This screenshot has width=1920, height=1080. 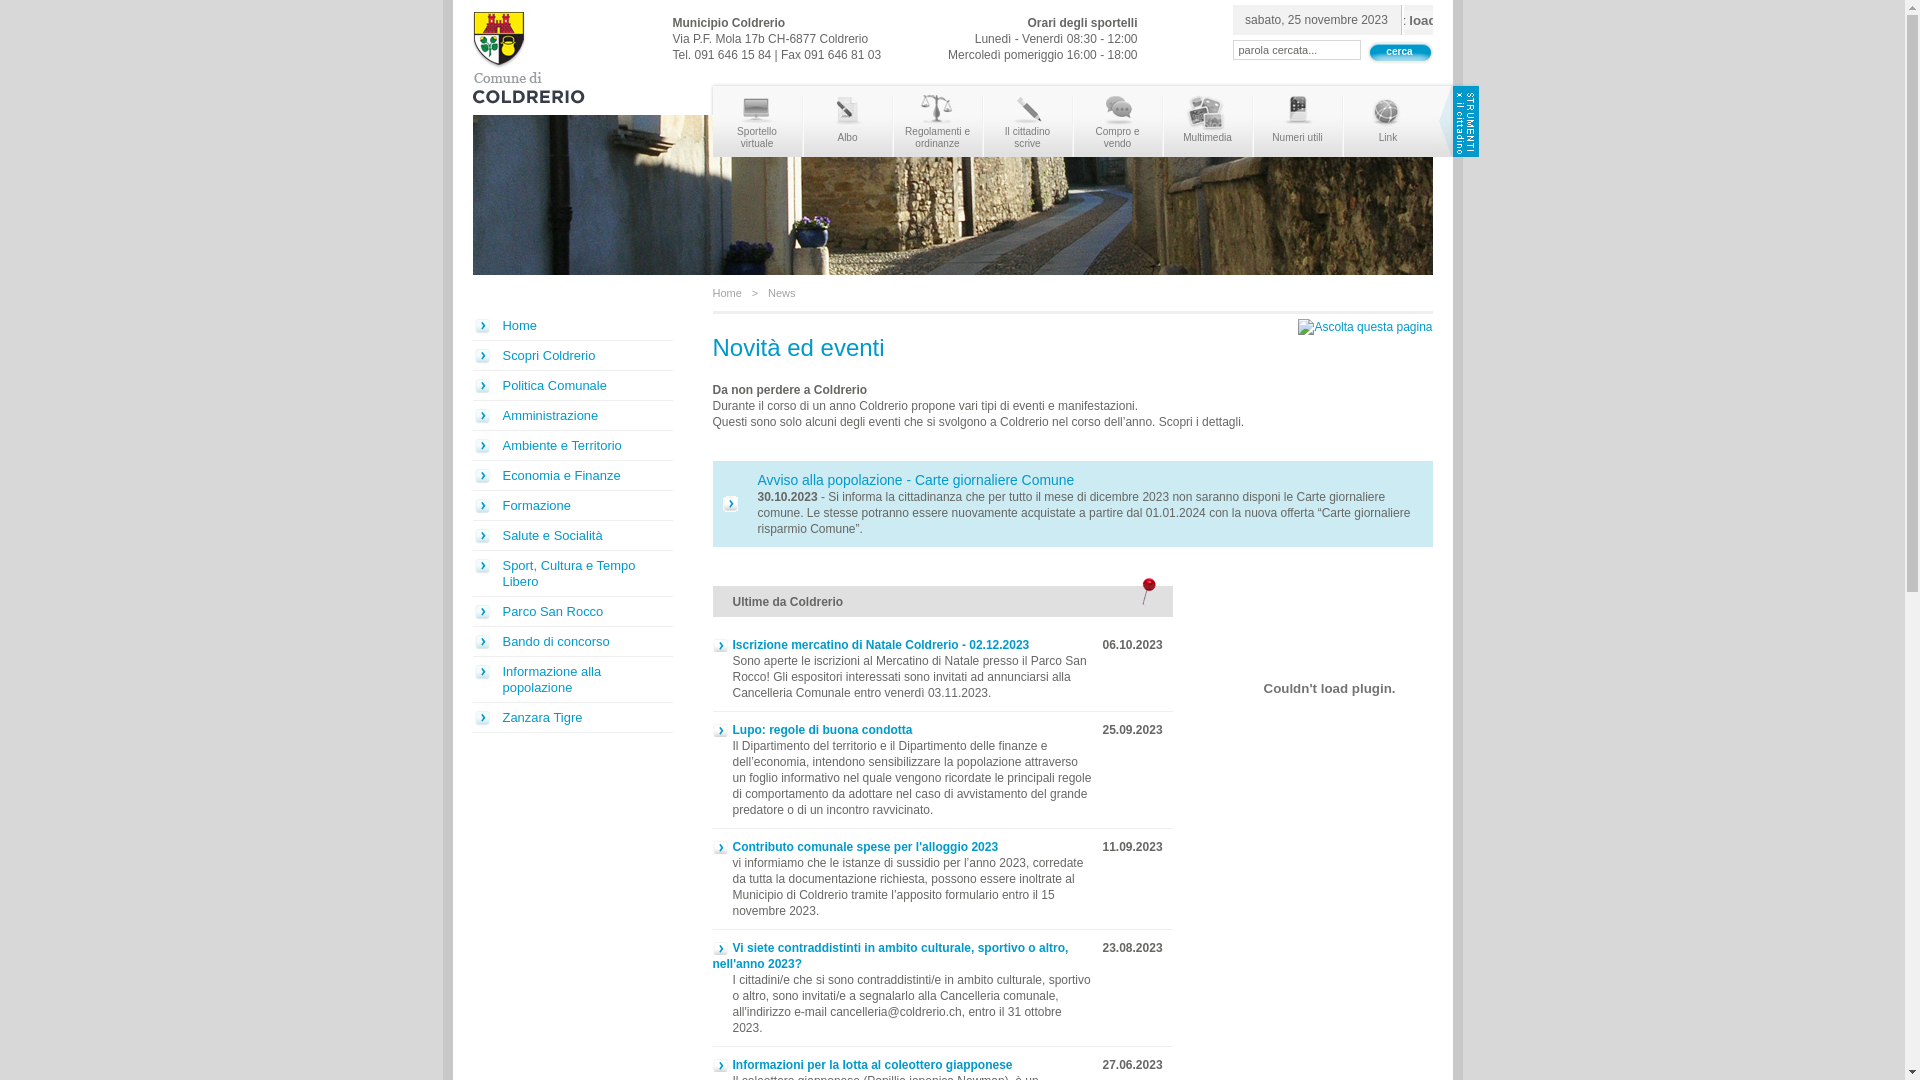 I want to click on 'Link', so click(x=1387, y=121).